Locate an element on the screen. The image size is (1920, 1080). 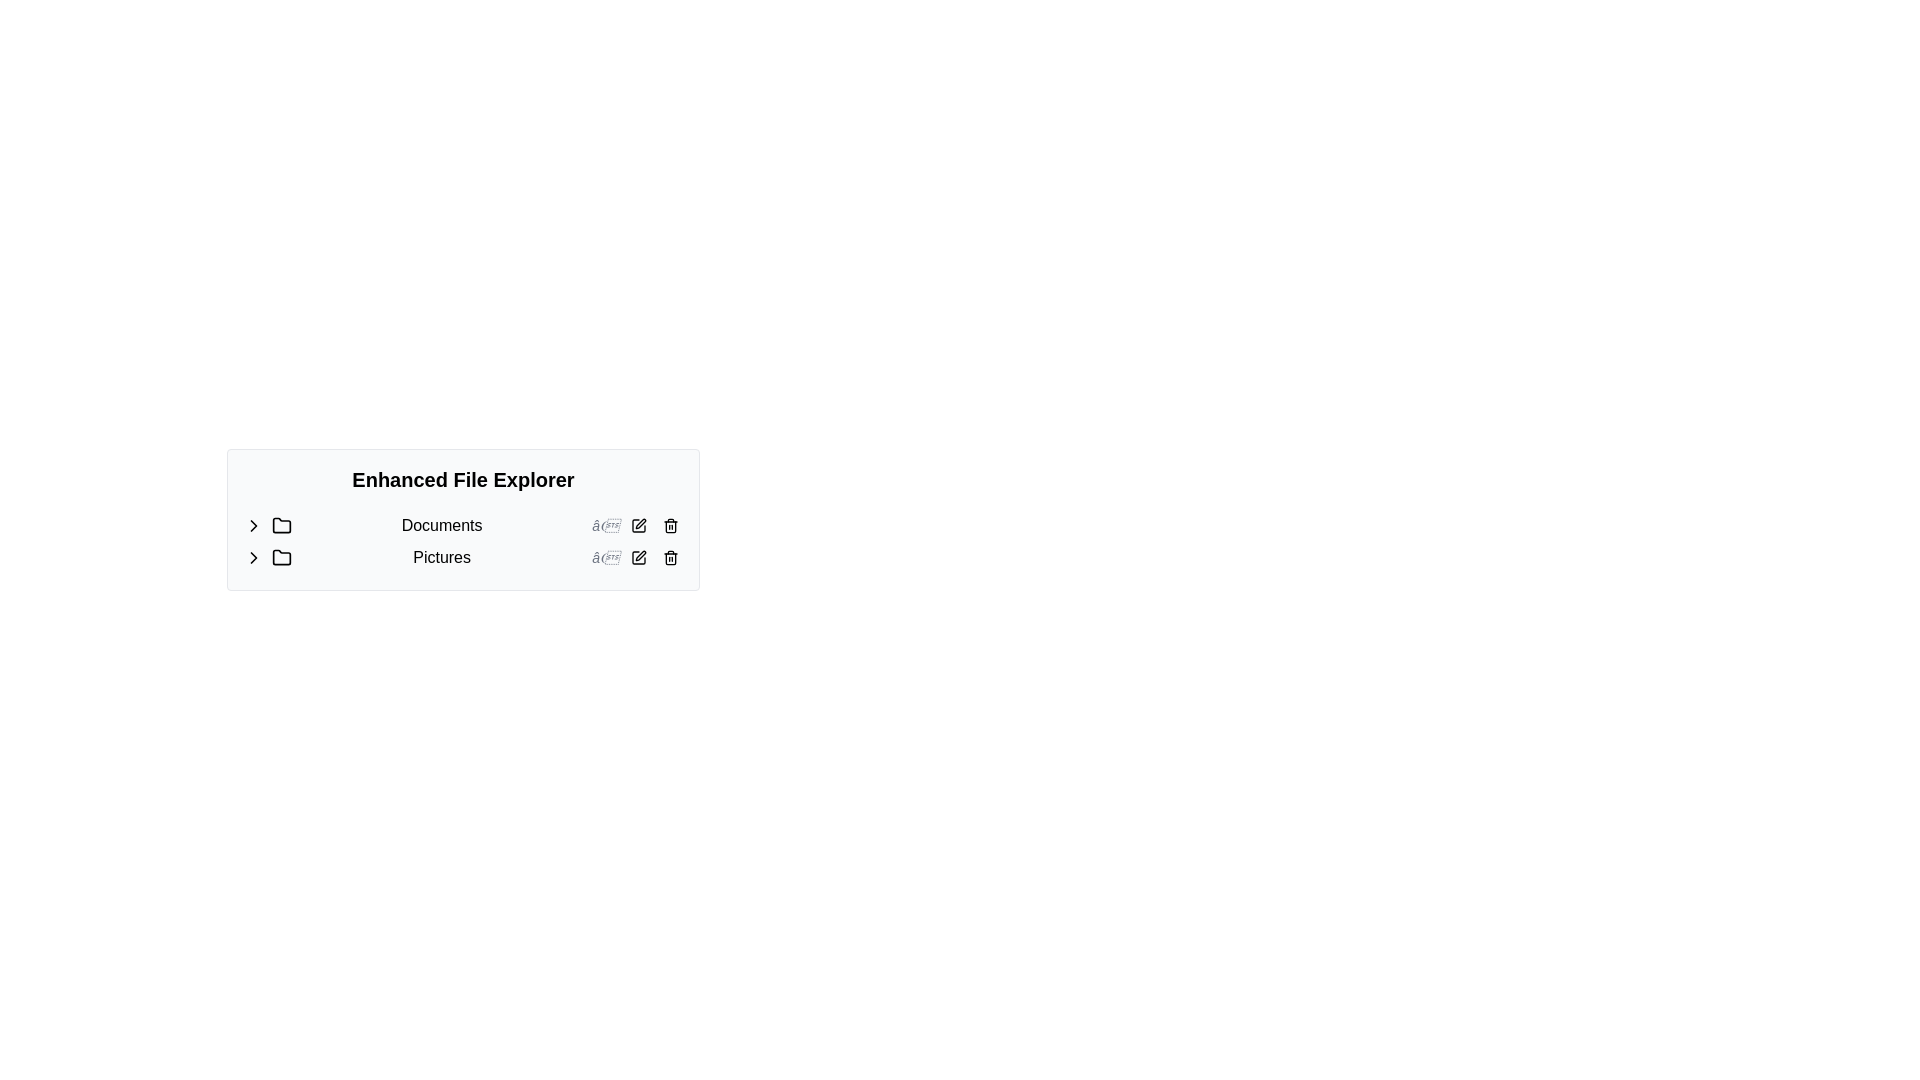
the small square icon resembling a pen next to the text 'Documents' is located at coordinates (637, 524).